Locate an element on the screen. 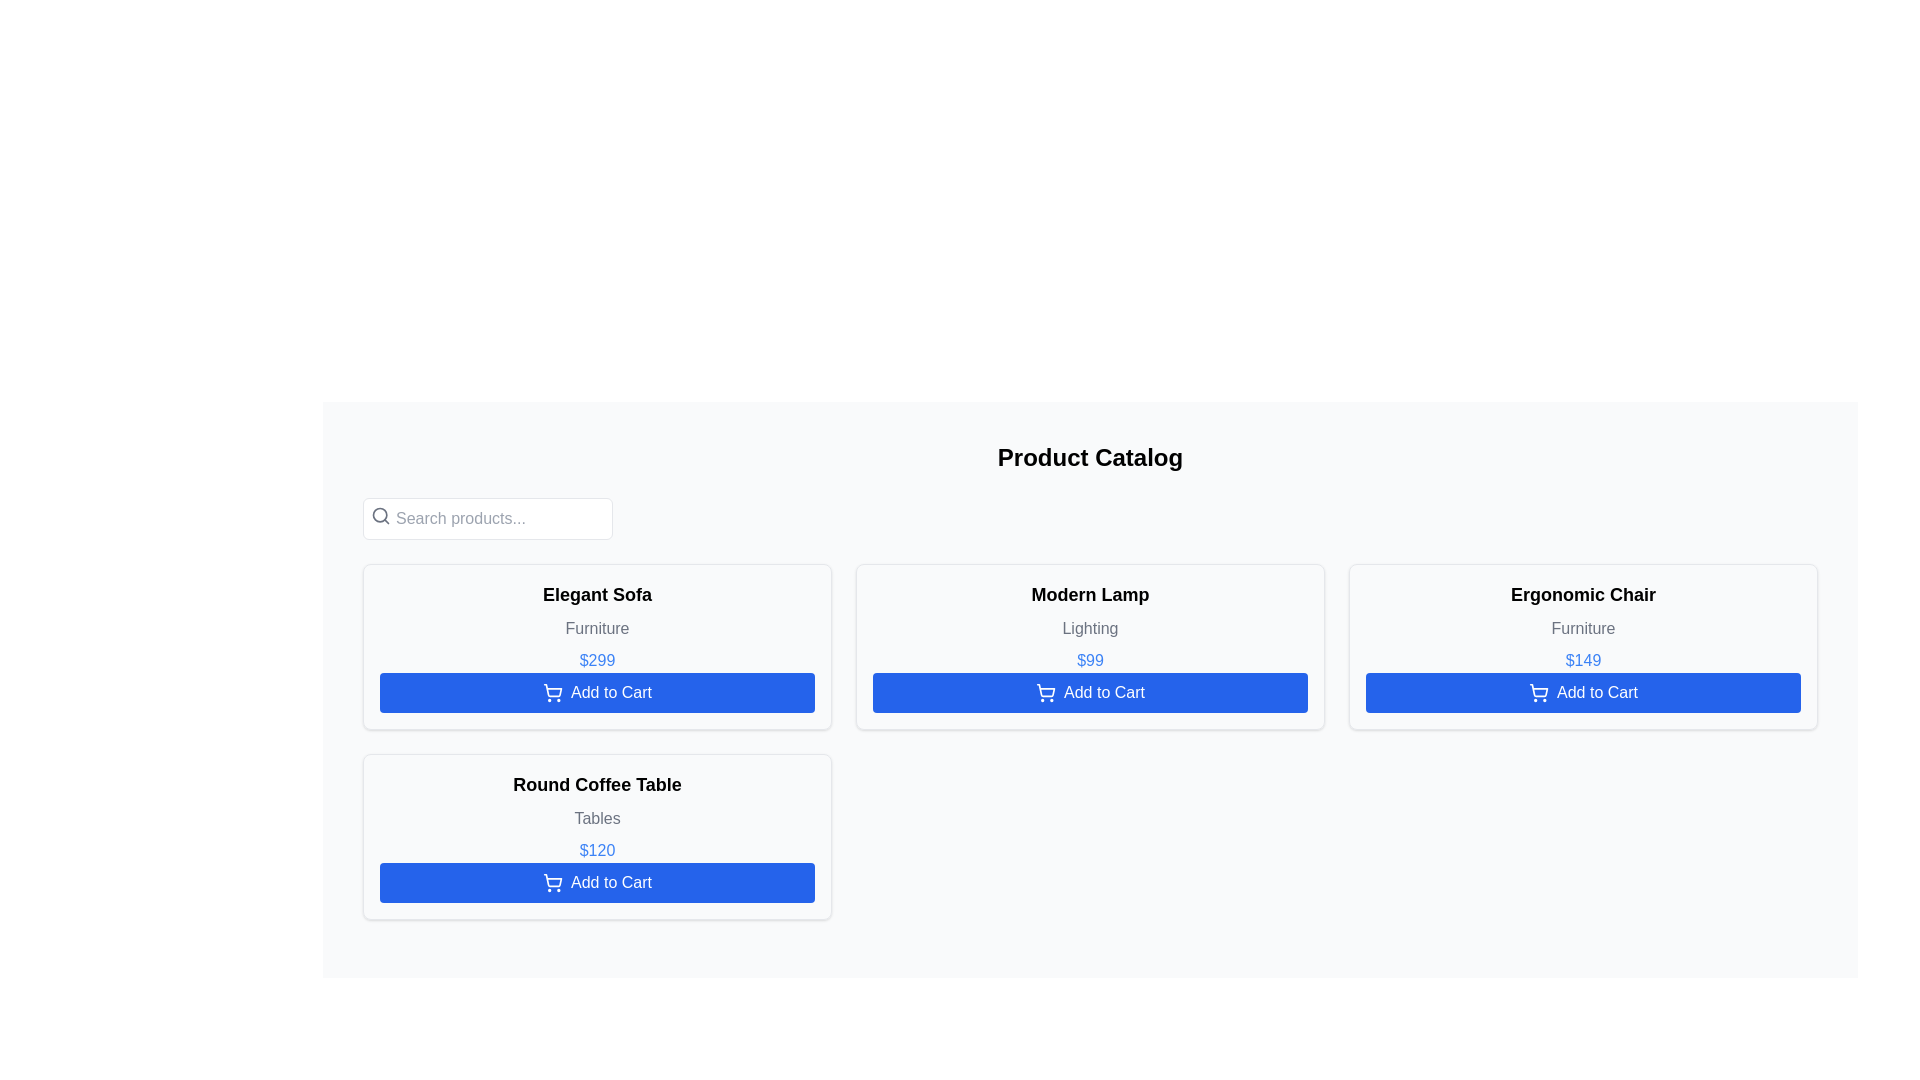 The height and width of the screenshot is (1080, 1920). the 'Add to Cart' button on the product card located at the first position in the first row of the shopping interface is located at coordinates (596, 647).